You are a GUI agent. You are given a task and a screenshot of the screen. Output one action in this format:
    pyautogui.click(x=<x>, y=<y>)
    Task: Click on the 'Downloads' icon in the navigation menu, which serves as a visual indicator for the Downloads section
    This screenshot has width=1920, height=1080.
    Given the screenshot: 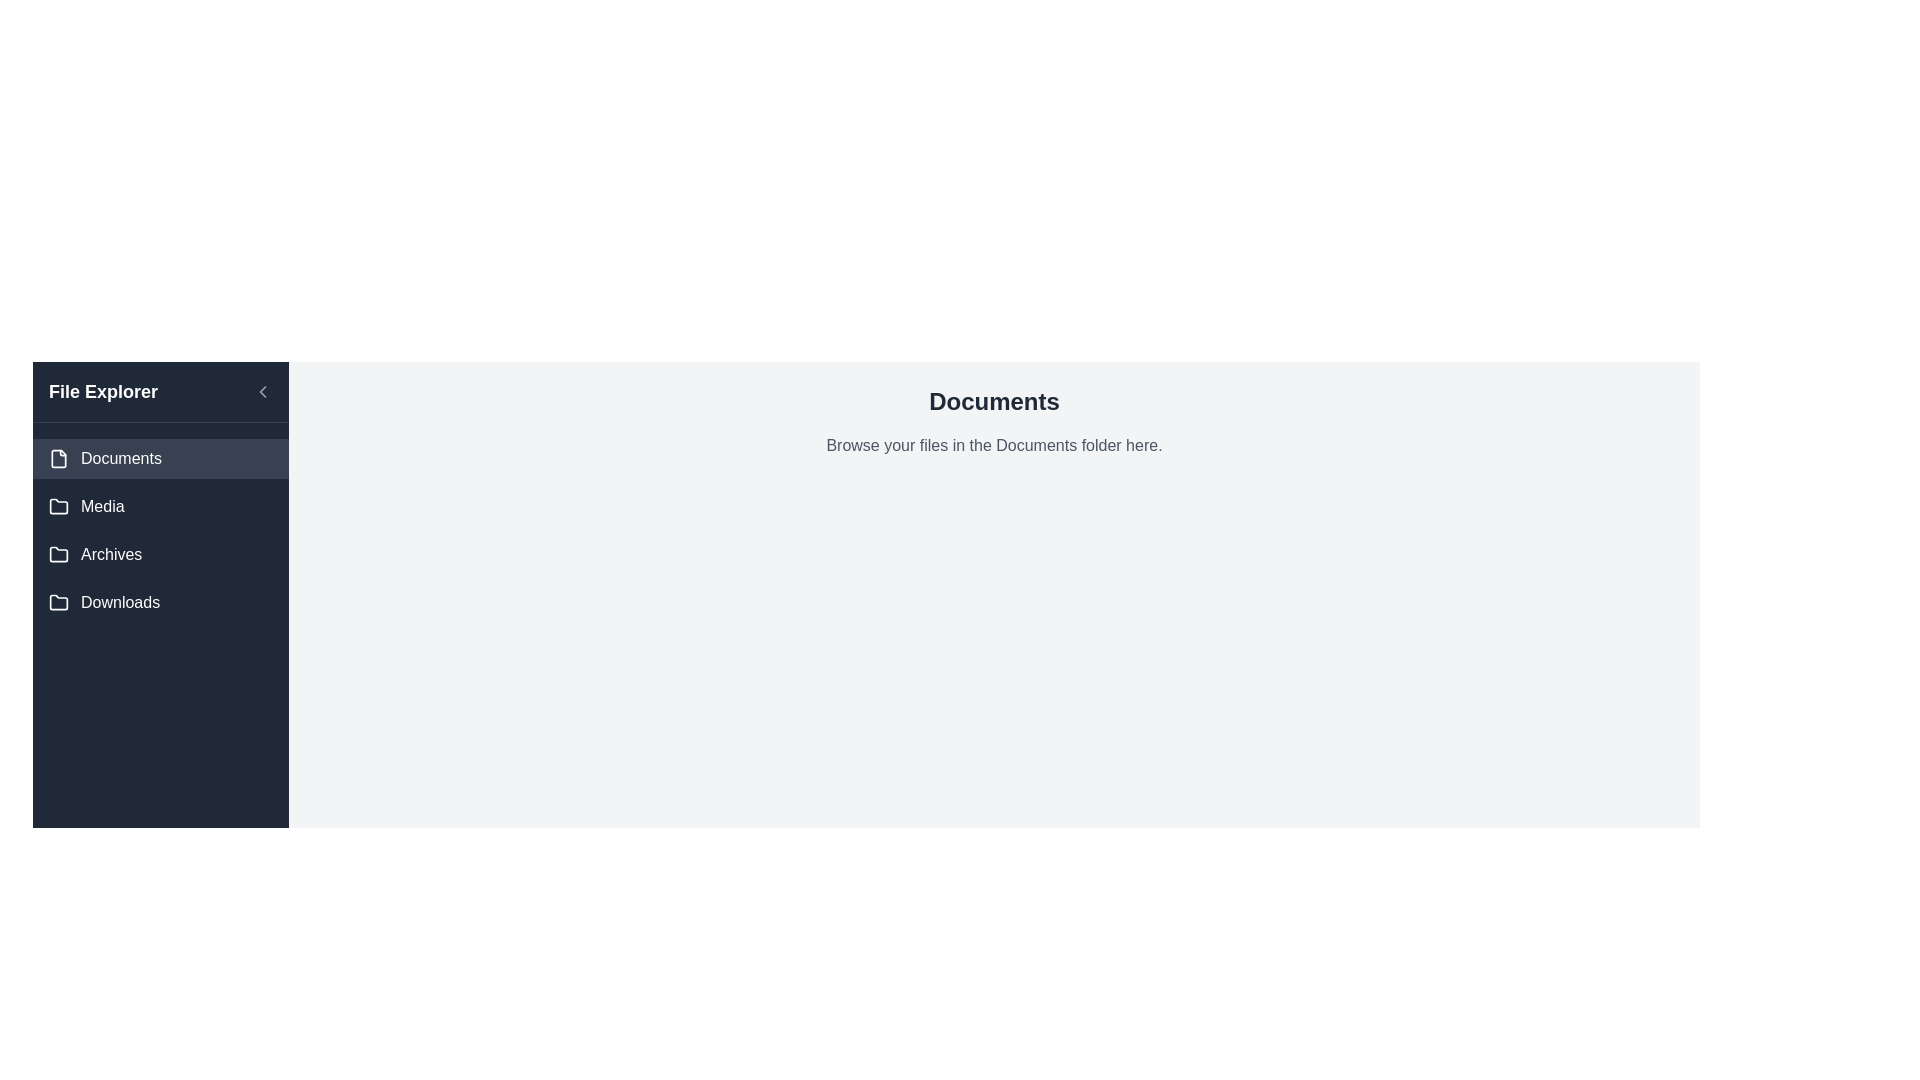 What is the action you would take?
    pyautogui.click(x=58, y=601)
    